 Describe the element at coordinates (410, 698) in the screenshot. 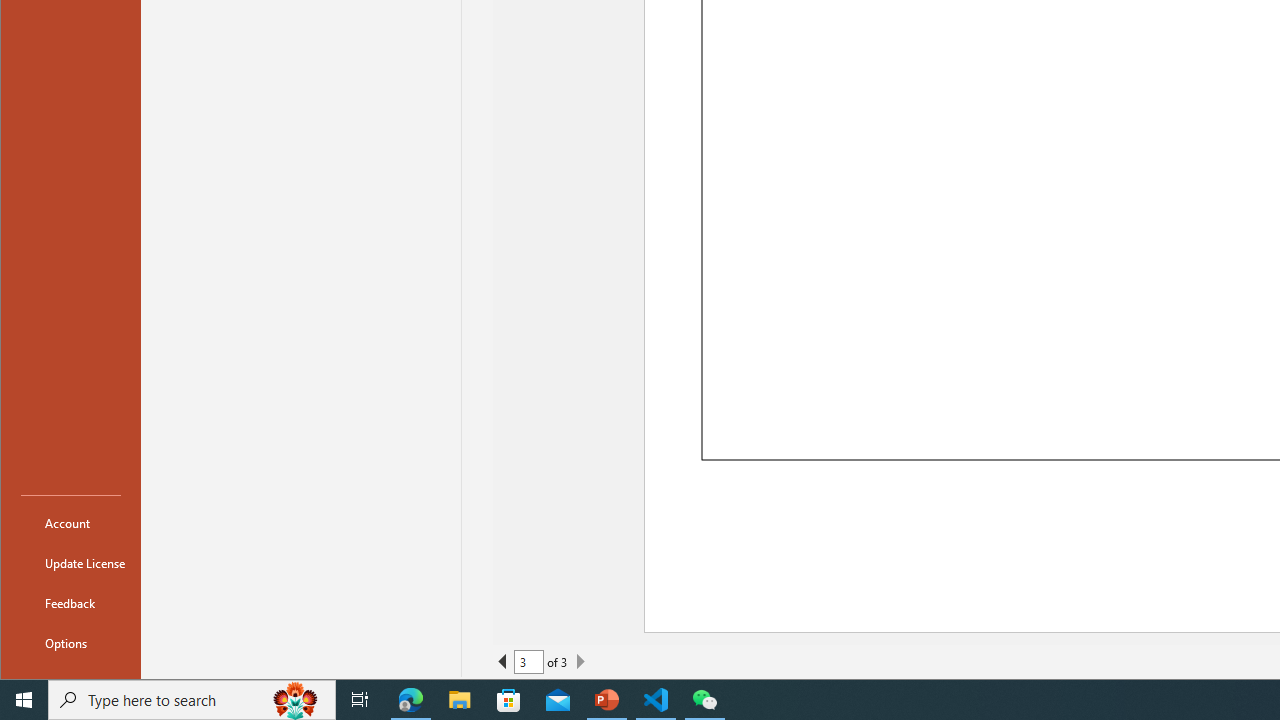

I see `'Microsoft Edge - 1 running window'` at that location.